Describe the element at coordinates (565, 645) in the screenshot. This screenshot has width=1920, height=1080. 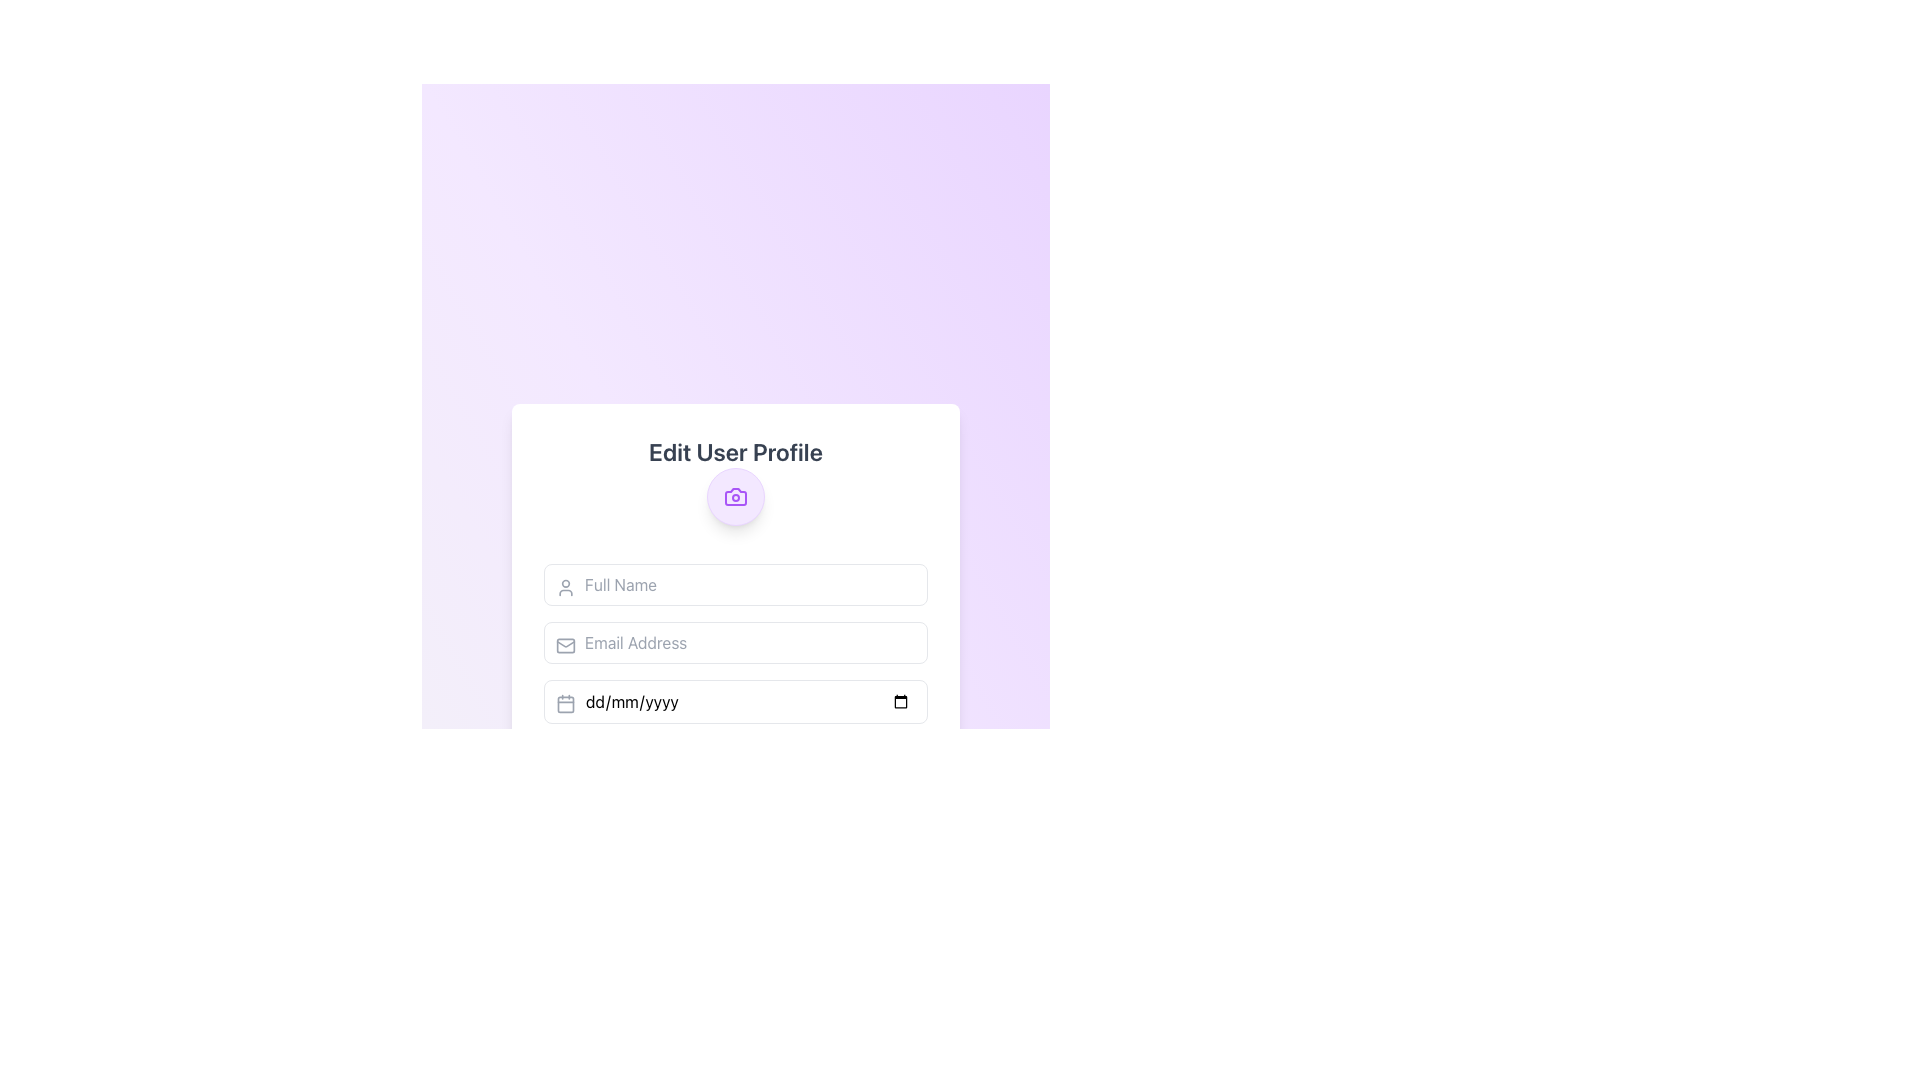
I see `the decorative envelope icon that visually represents the email address field, located to the left of the 'Email Address' input field` at that location.